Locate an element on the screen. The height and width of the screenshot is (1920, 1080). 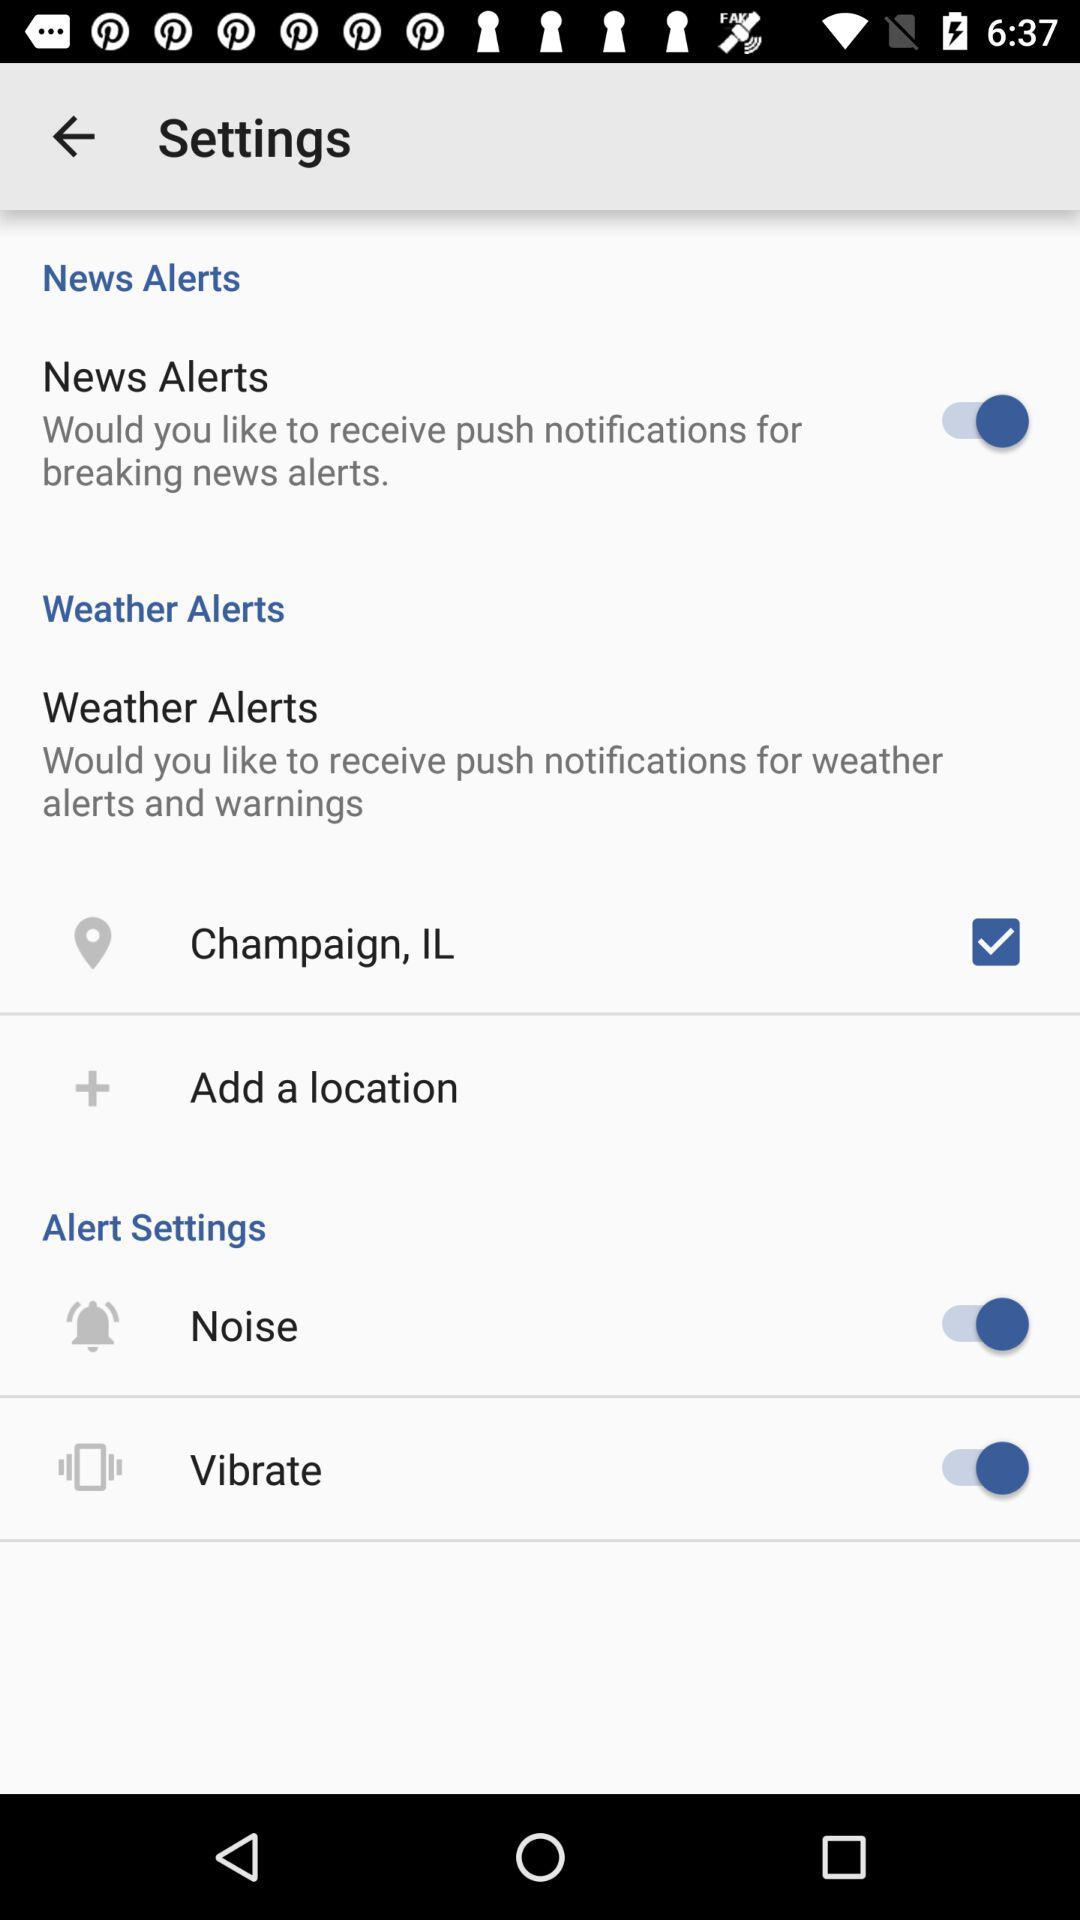
item below would you like is located at coordinates (321, 940).